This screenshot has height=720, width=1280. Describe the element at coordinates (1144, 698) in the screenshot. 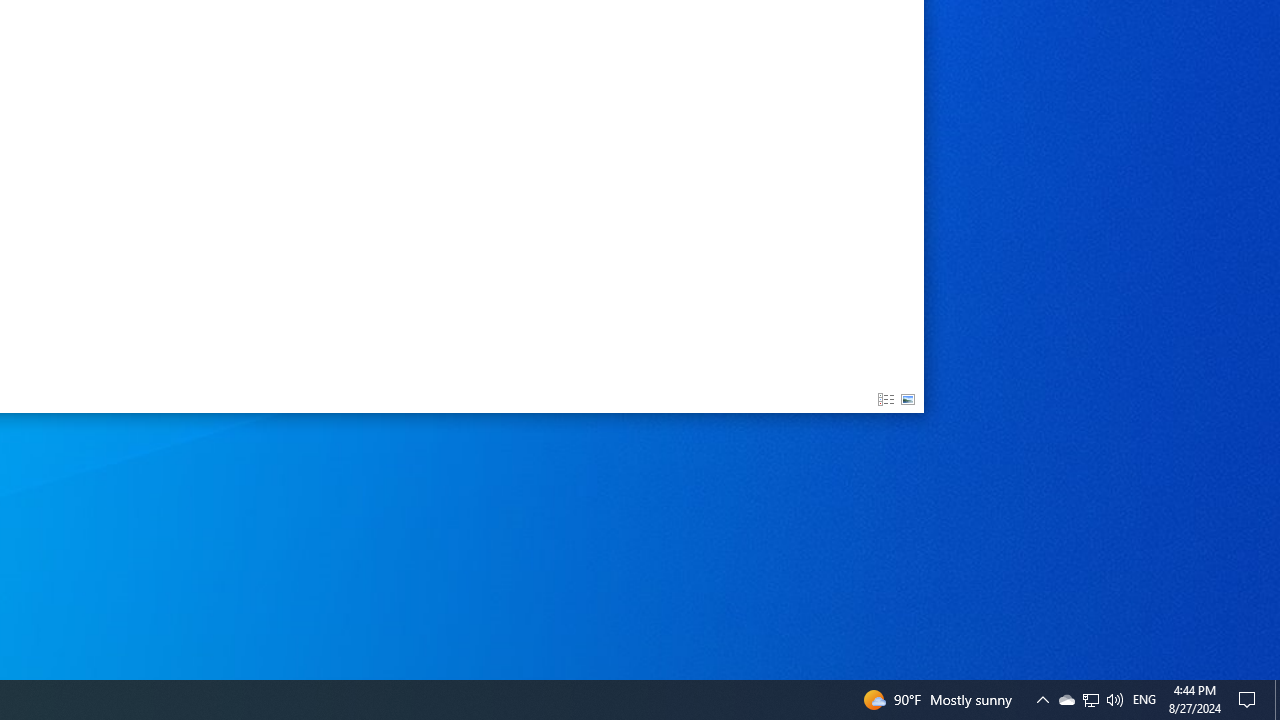

I see `'Tray Input Indicator - English (United States)'` at that location.